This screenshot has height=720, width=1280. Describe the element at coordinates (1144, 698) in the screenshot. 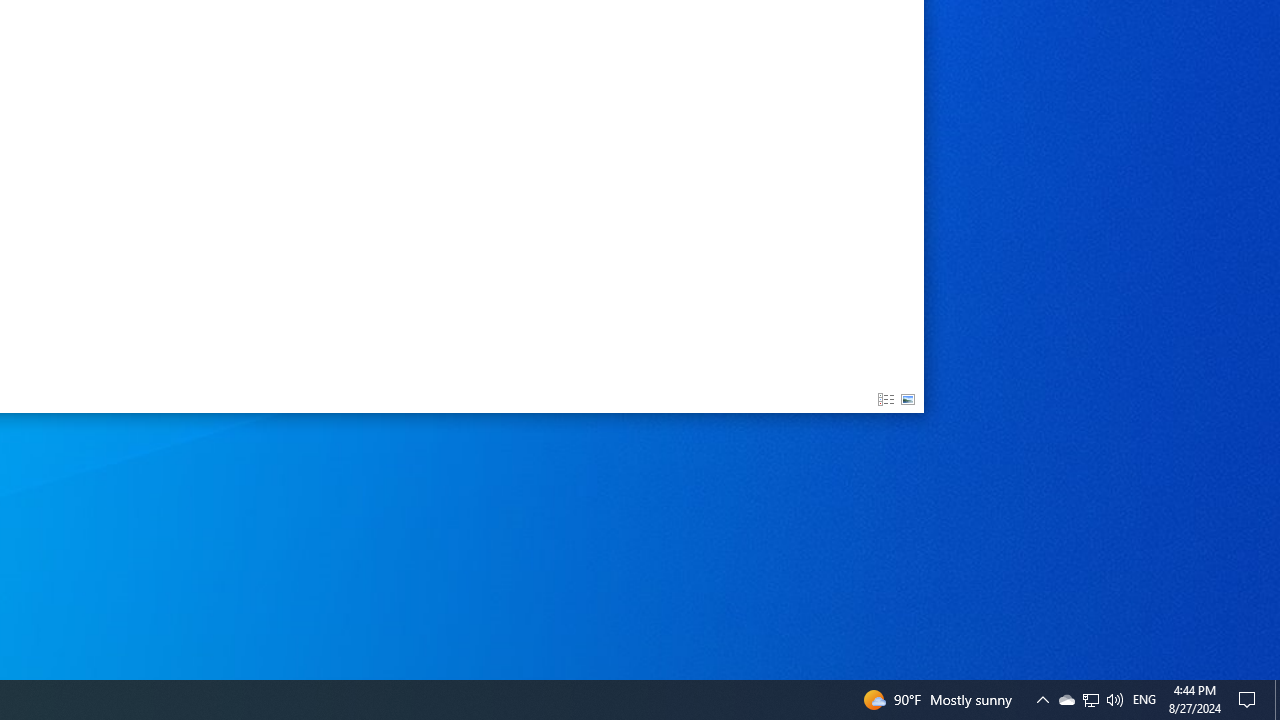

I see `'Tray Input Indicator - English (United States)'` at that location.